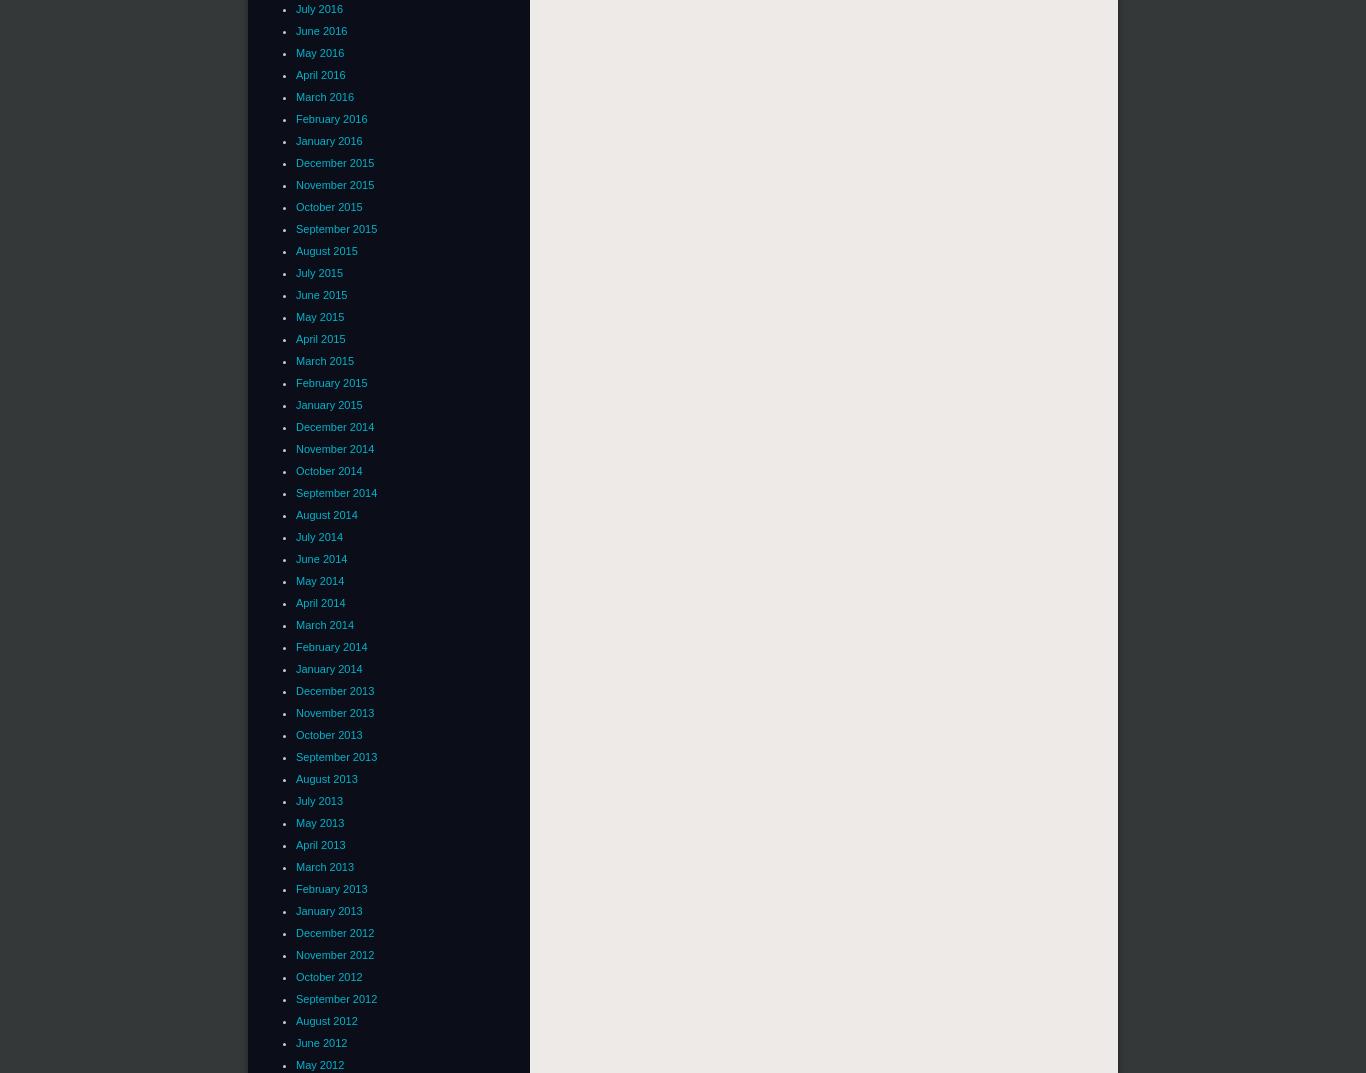 The height and width of the screenshot is (1073, 1366). I want to click on 'June 2015', so click(321, 293).